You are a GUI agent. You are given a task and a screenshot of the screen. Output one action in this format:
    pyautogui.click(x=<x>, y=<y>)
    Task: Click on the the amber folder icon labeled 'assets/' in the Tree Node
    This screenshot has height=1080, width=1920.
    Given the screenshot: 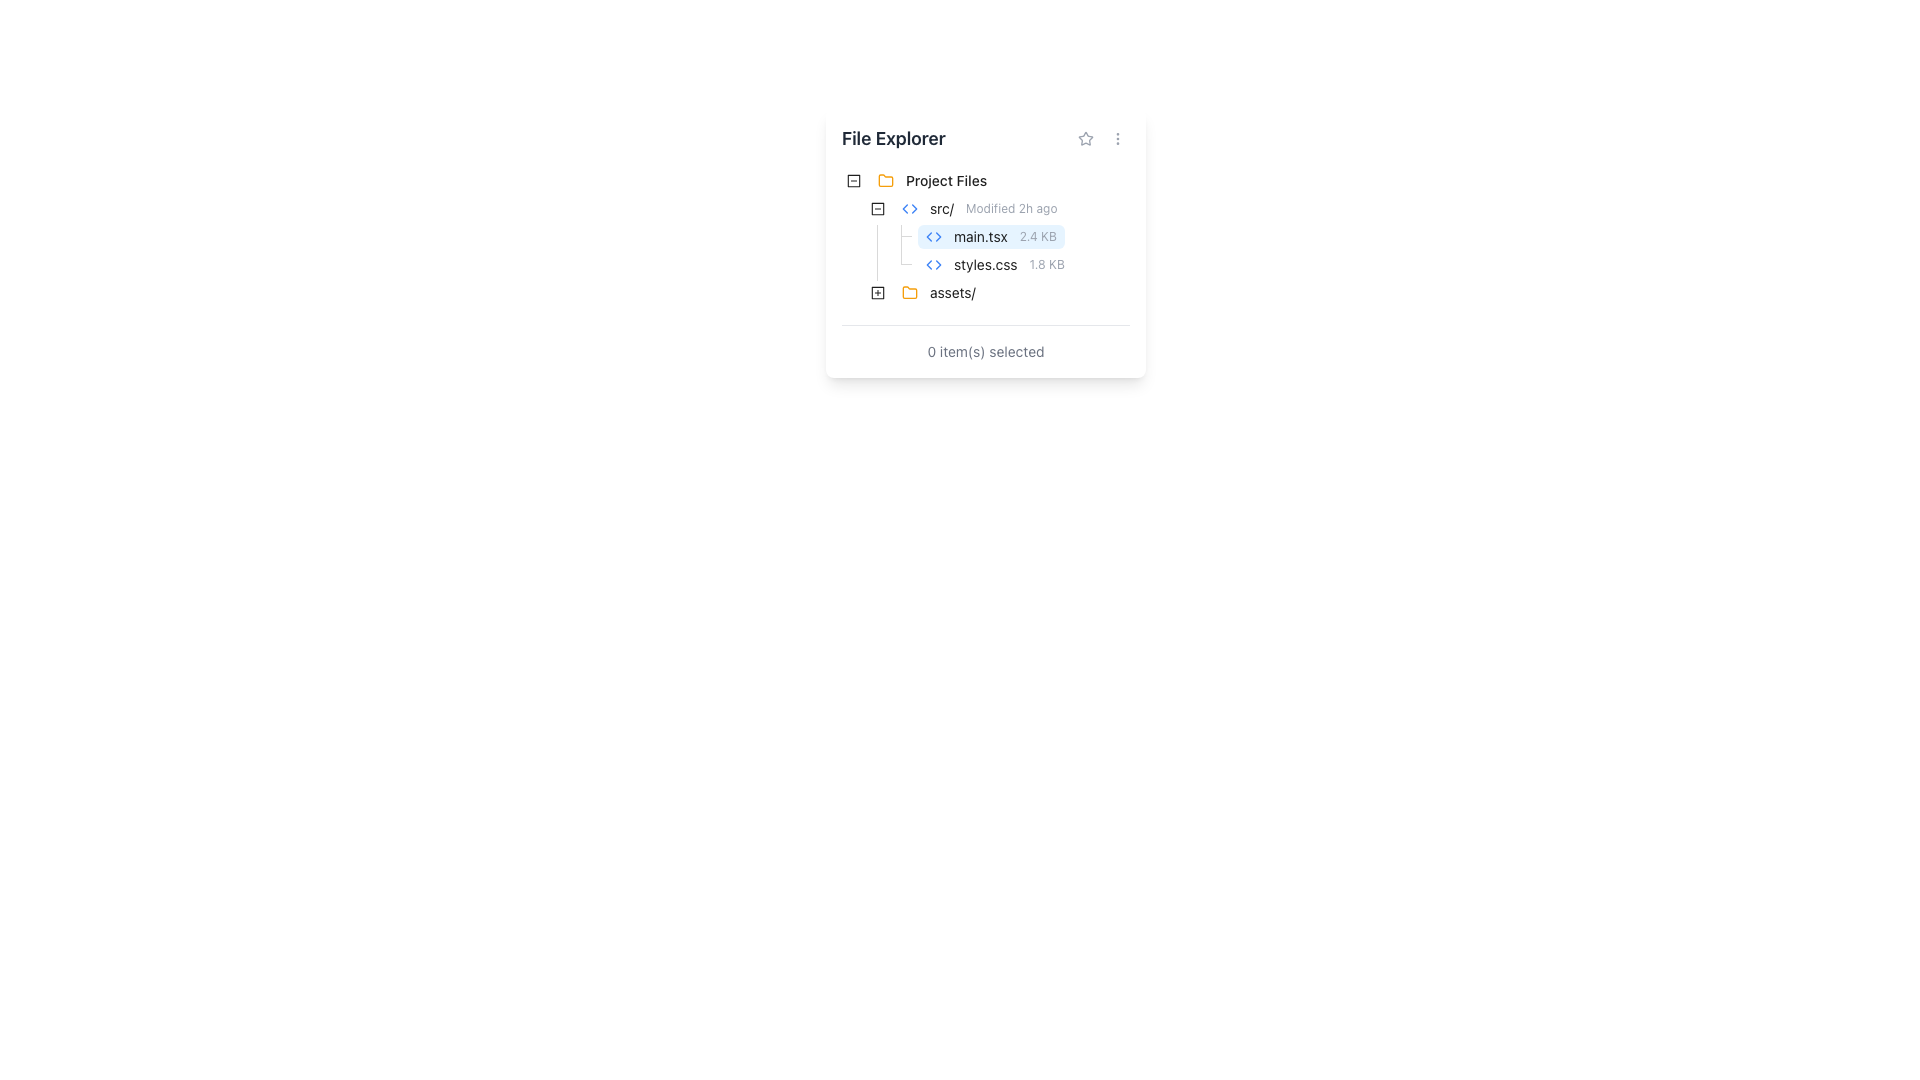 What is the action you would take?
    pyautogui.click(x=911, y=293)
    